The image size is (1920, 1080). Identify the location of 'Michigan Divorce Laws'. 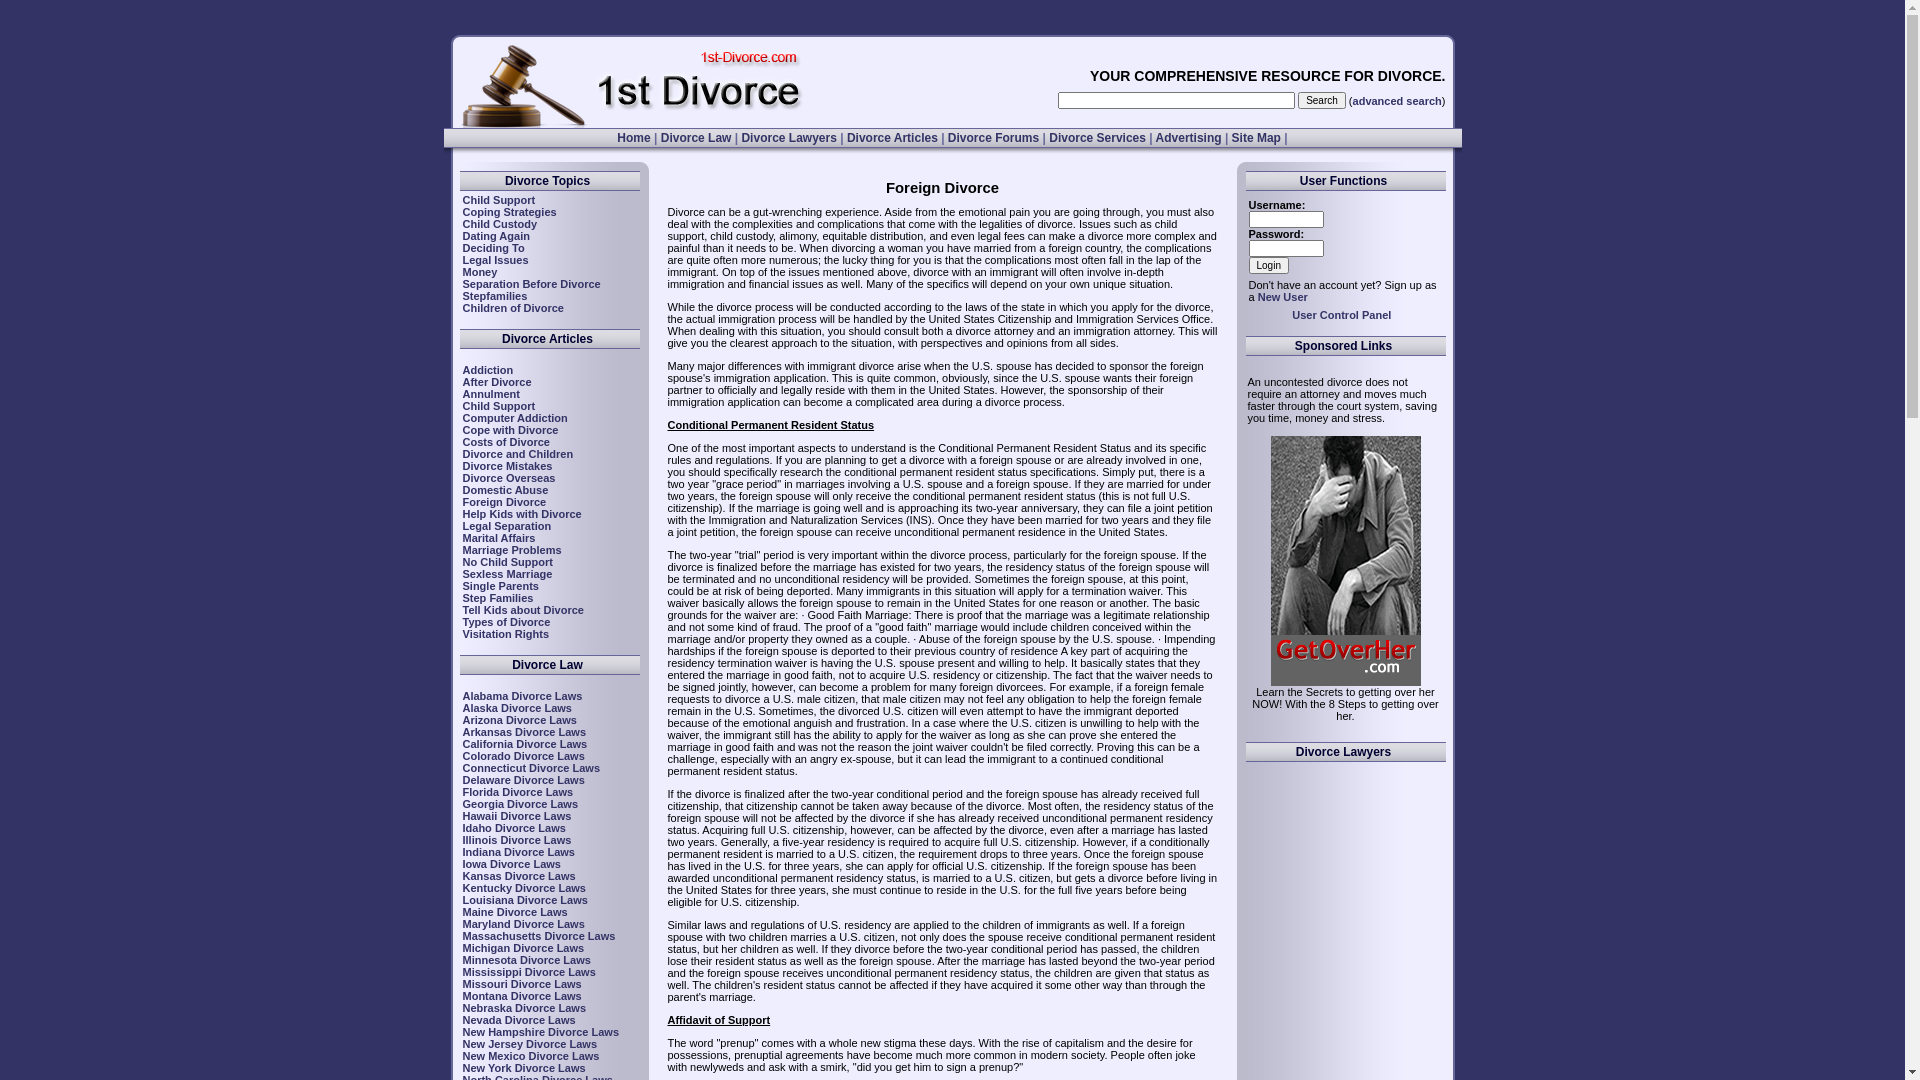
(523, 947).